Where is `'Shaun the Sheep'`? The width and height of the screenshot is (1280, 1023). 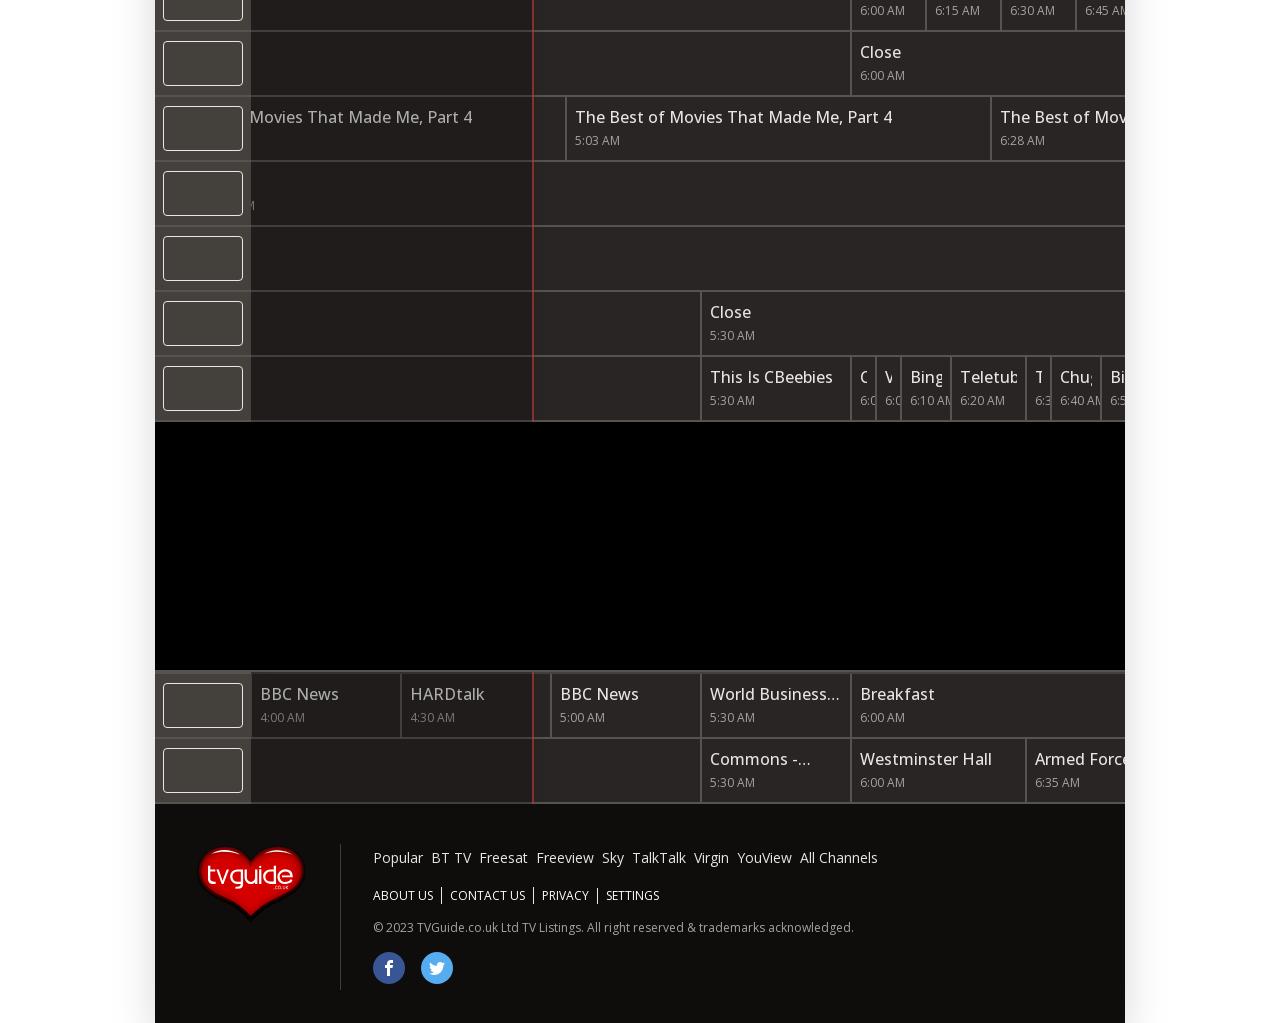
'Shaun the Sheep' is located at coordinates (1184, 335).